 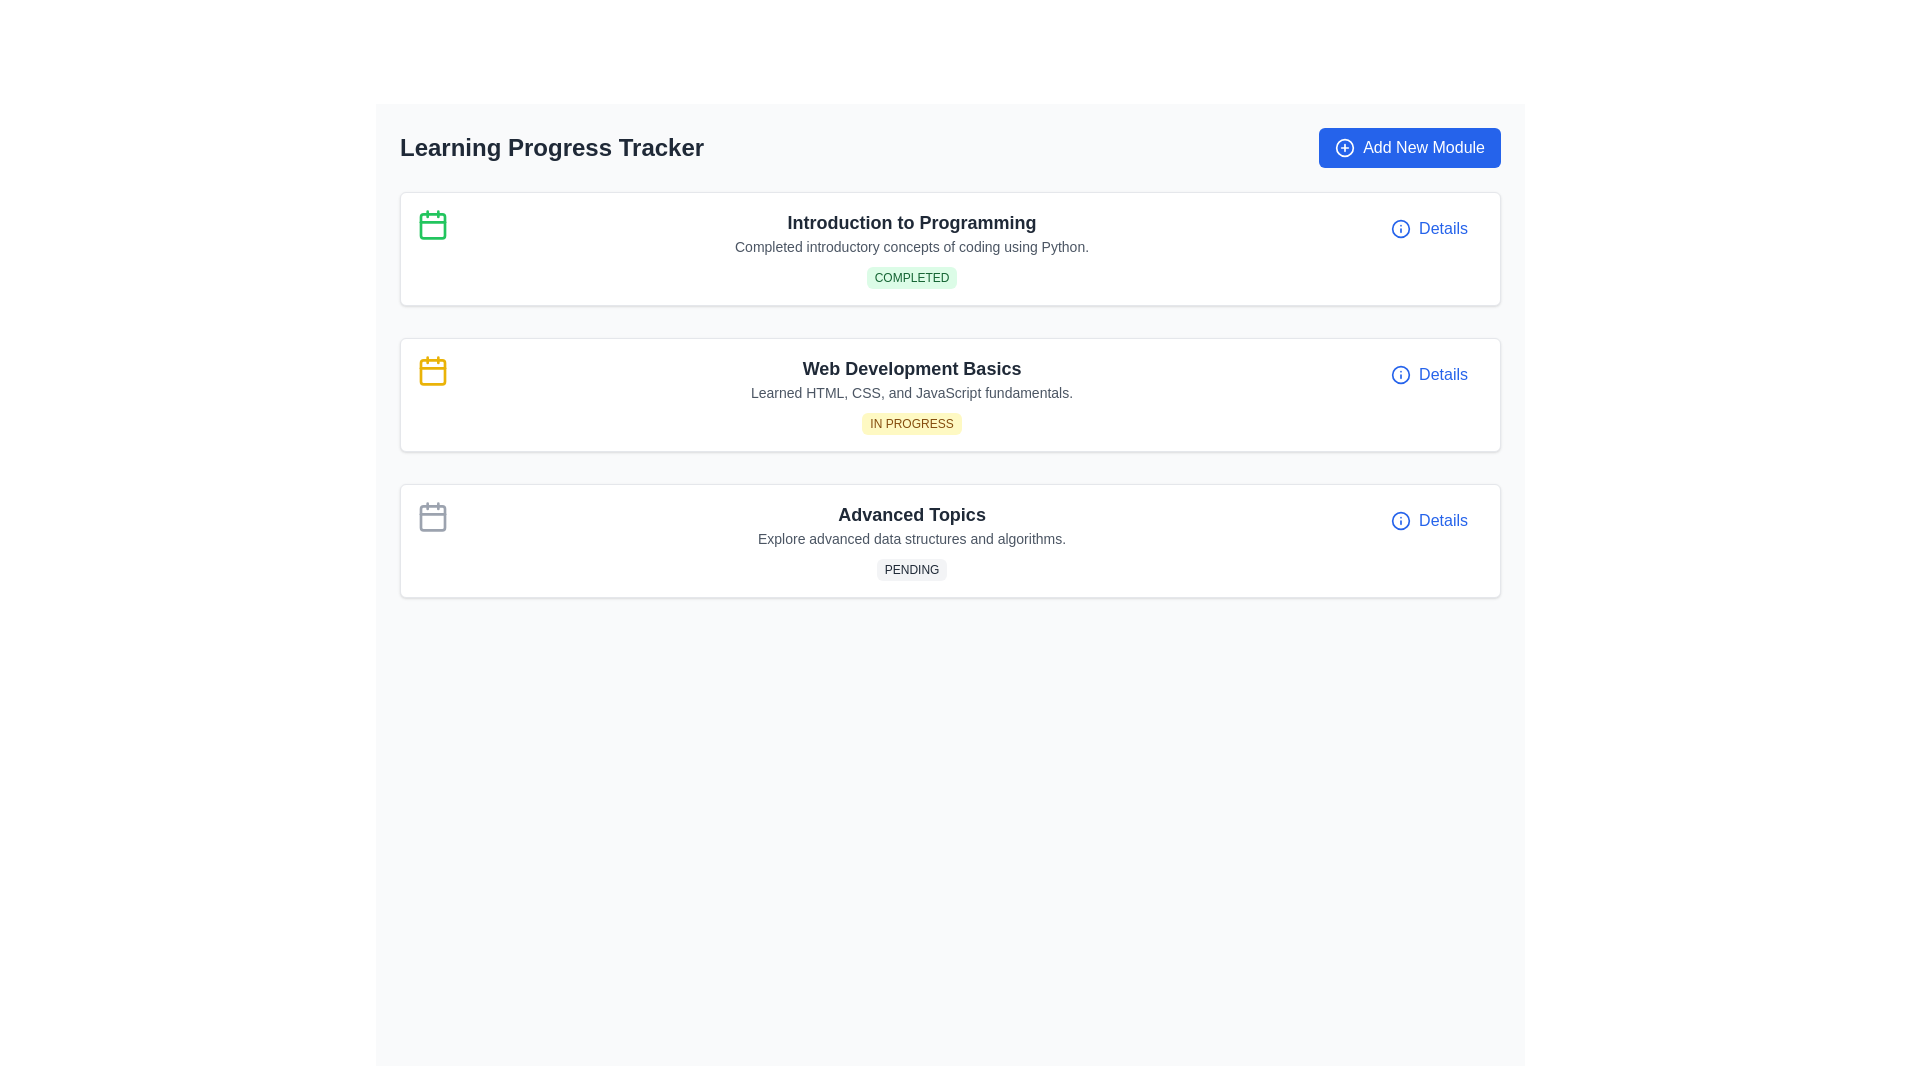 I want to click on the 'Web Development Basics' card in the 'Learning Progress Tracker' section, which displays the title in bold, a subtitle about HTML, CSS, and JavaScript, and a label stating 'IN PROGRESS' in yellow text, so click(x=911, y=394).